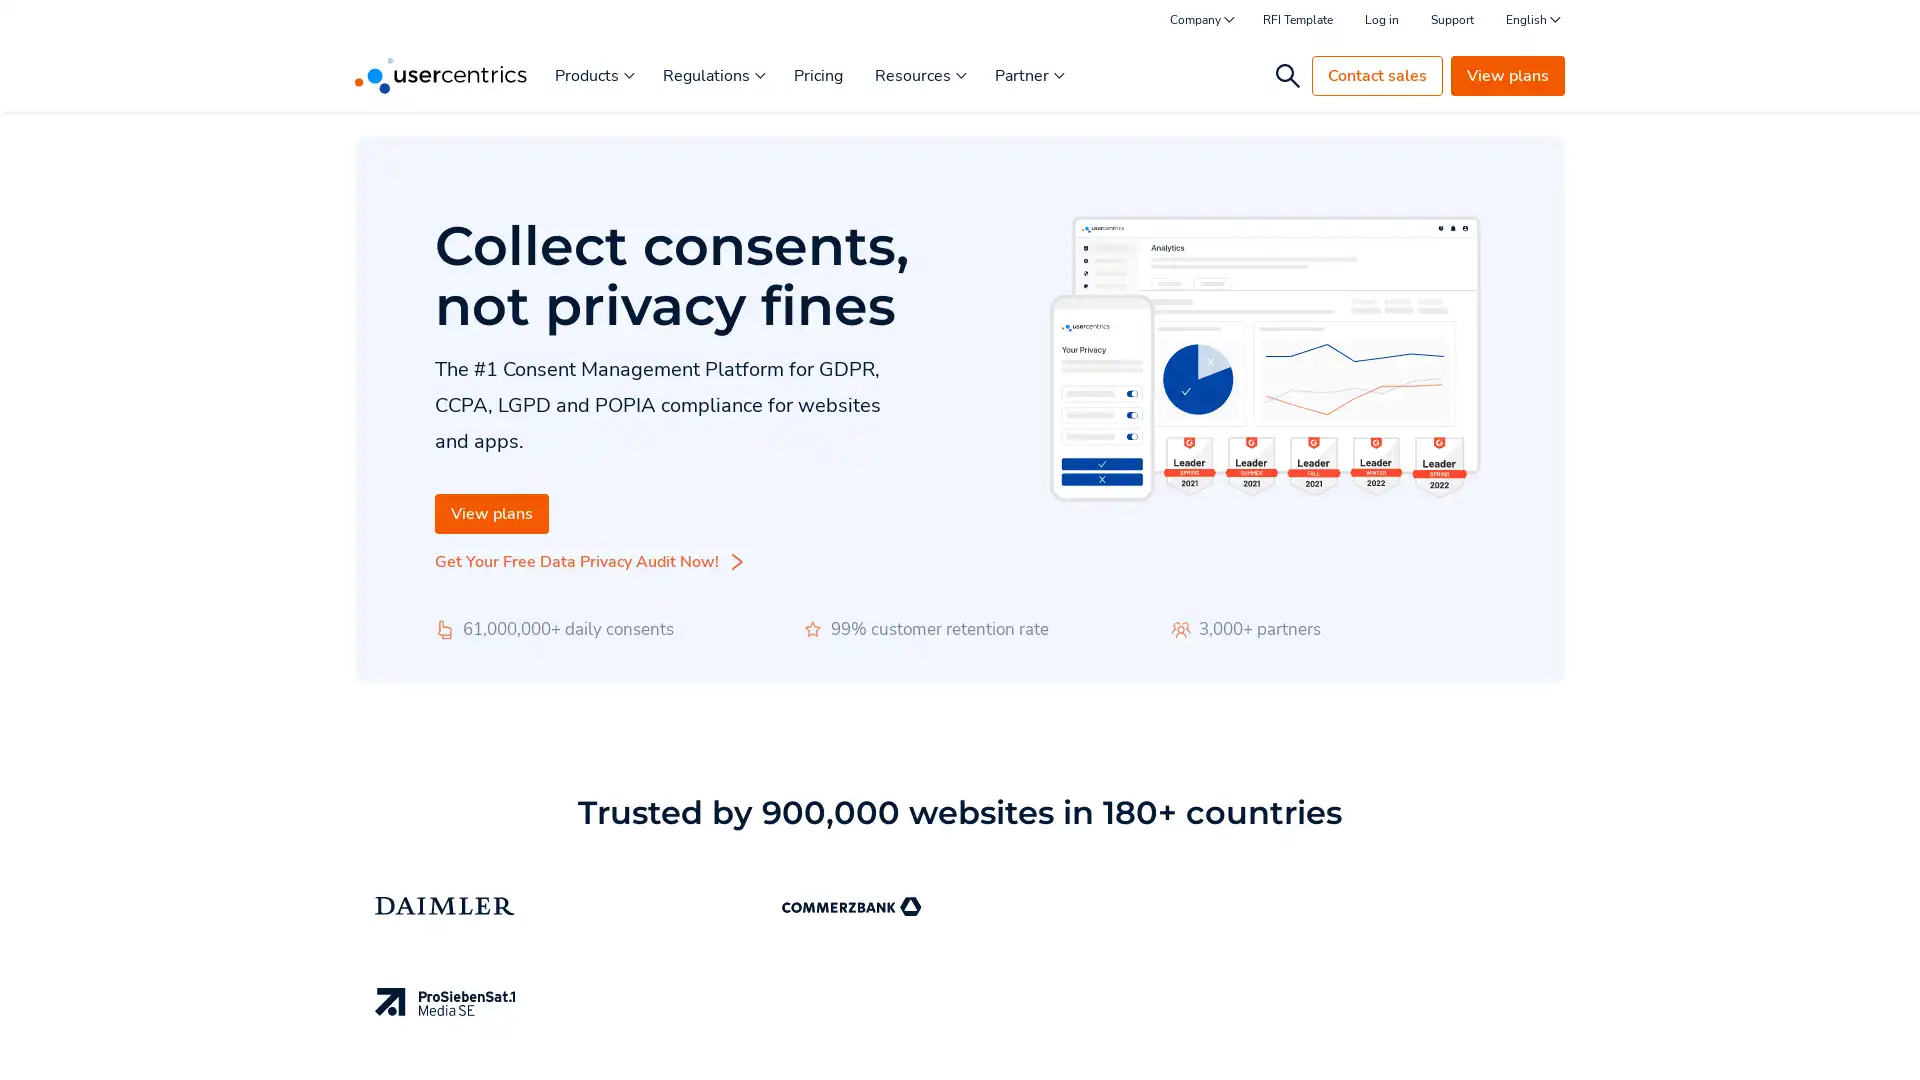 The image size is (1920, 1080). I want to click on More Information, so click(253, 1019).